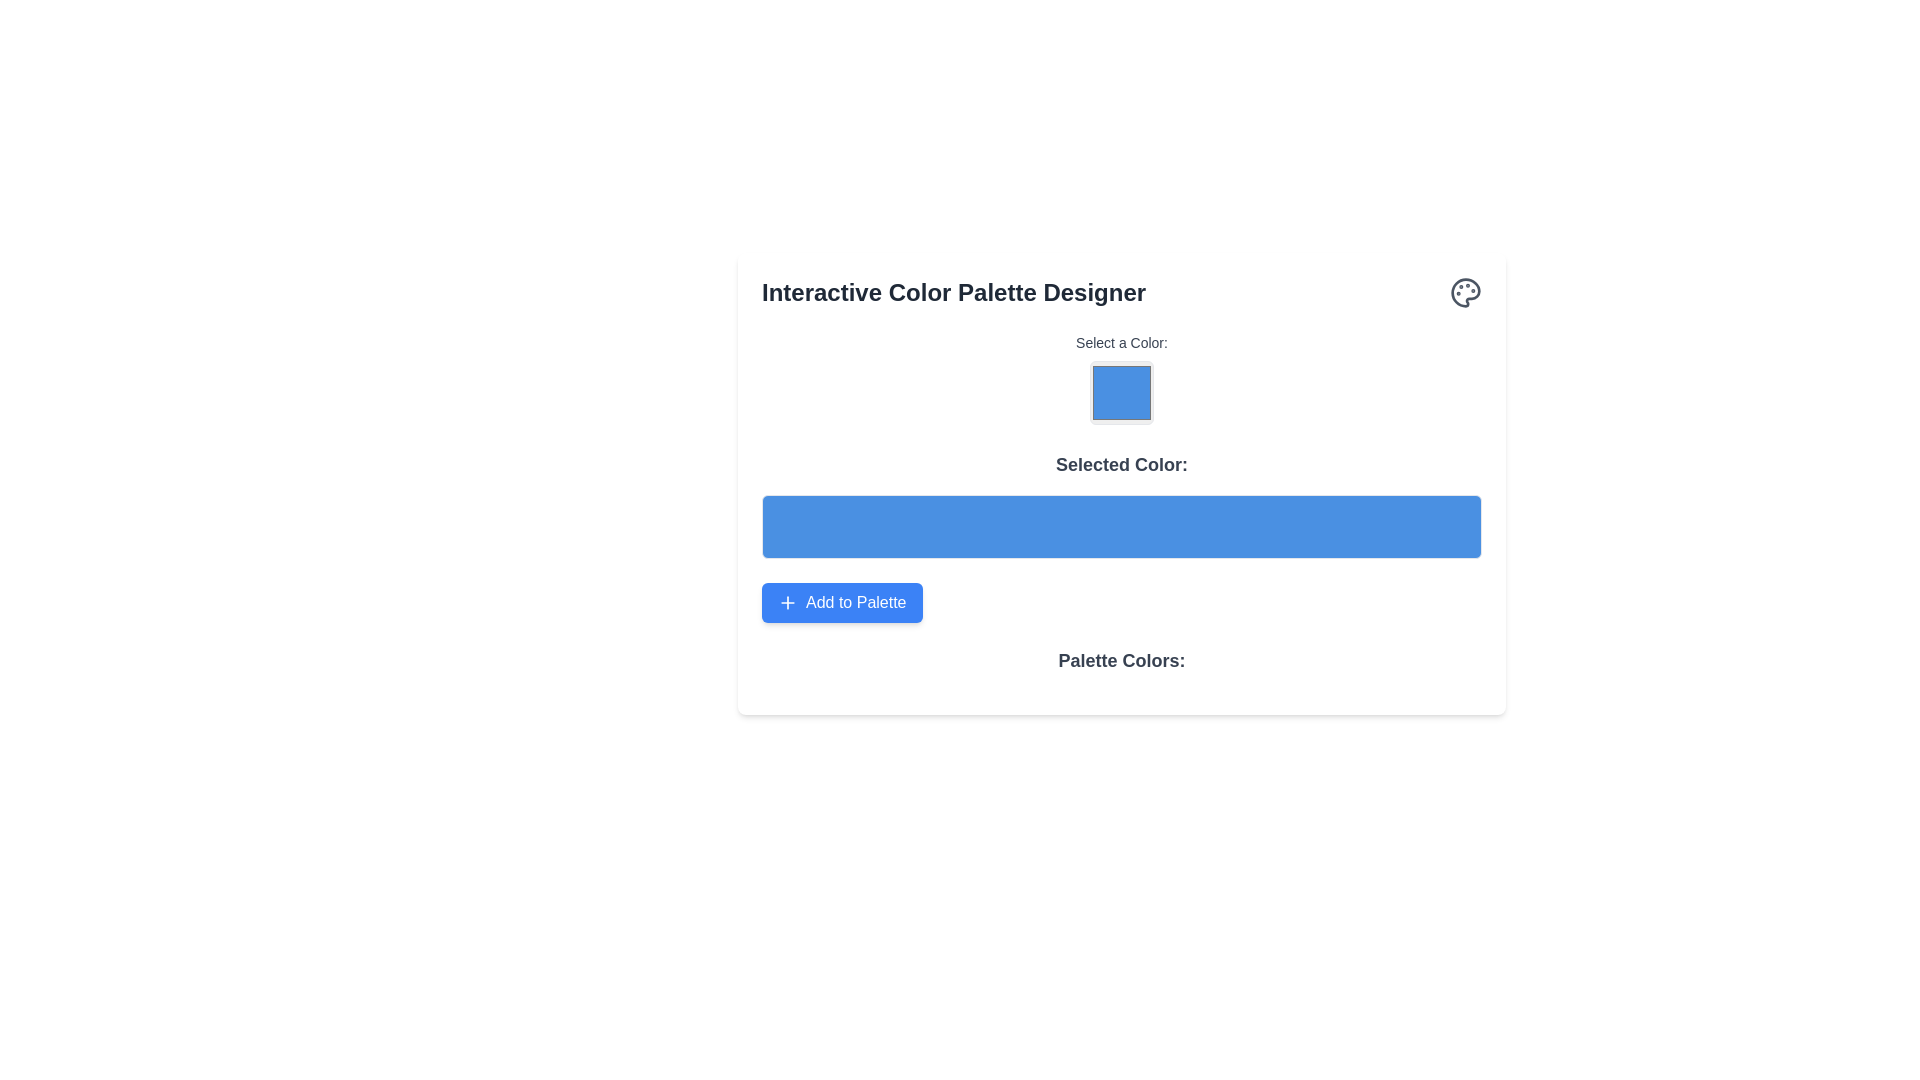 Image resolution: width=1920 pixels, height=1080 pixels. Describe the element at coordinates (786, 601) in the screenshot. I see `the add icon located inside the 'Add to Palette' button, positioned to the left of the text label` at that location.